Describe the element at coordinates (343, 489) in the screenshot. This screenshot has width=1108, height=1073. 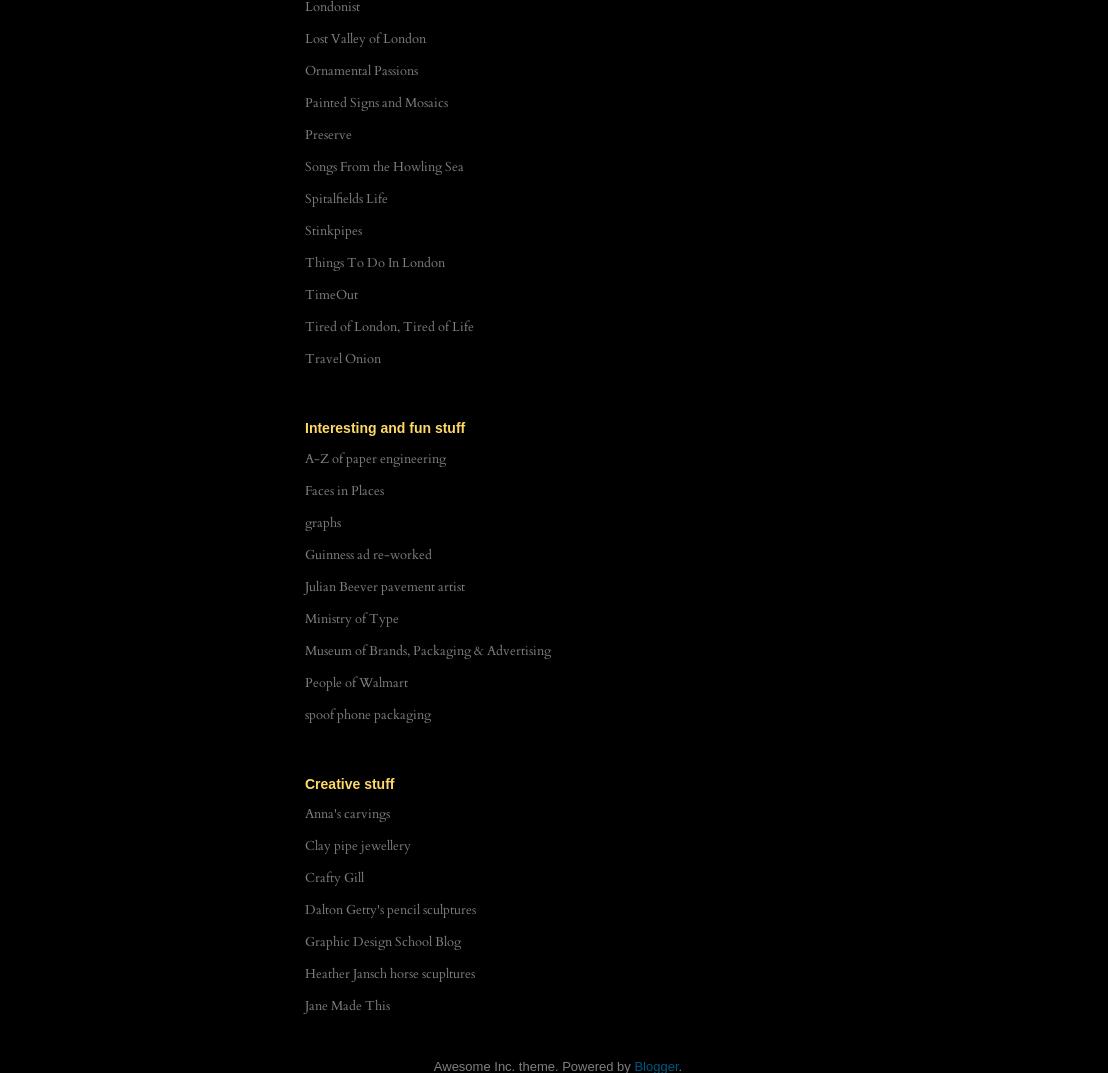
I see `'Faces in Places'` at that location.